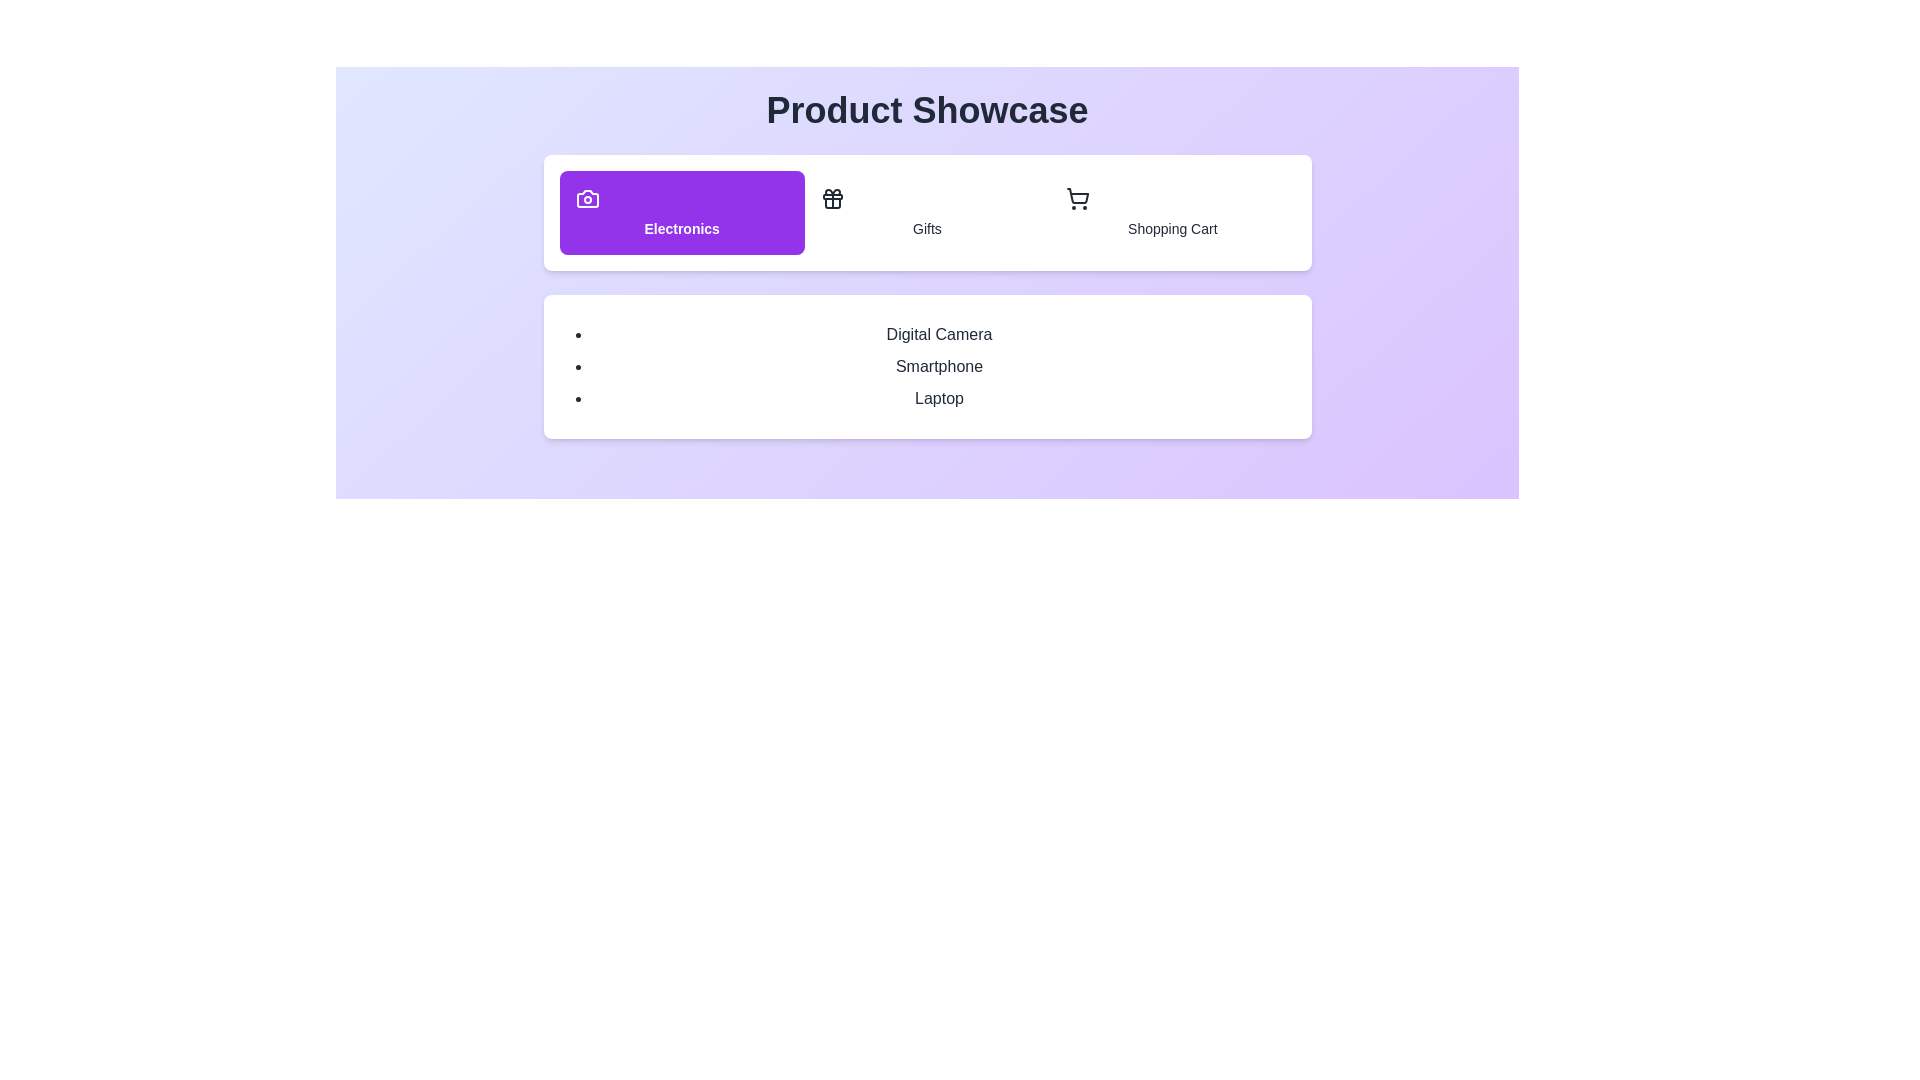  I want to click on the 'Gifts' button, which is the middle button in a group of three, so click(926, 212).